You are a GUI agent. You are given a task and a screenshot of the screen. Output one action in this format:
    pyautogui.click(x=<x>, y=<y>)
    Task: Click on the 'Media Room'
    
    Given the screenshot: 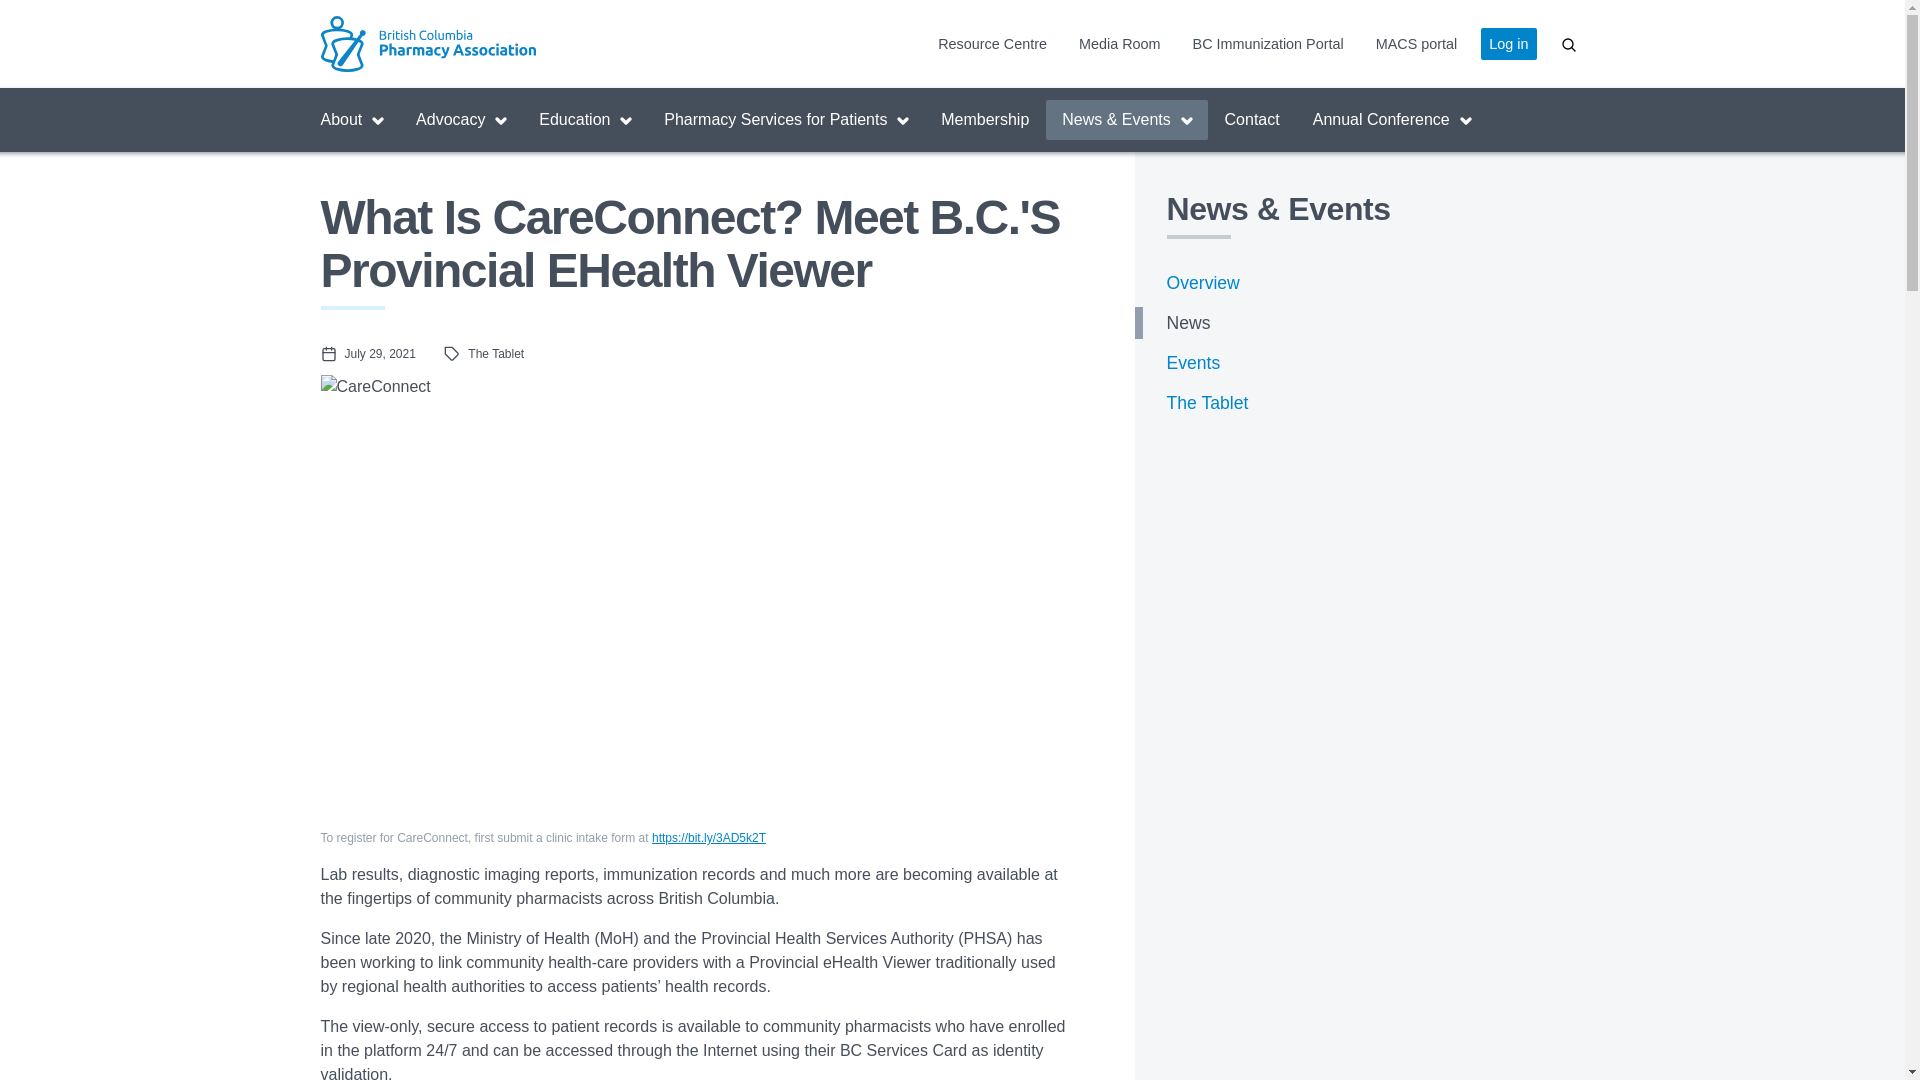 What is the action you would take?
    pyautogui.click(x=1118, y=43)
    